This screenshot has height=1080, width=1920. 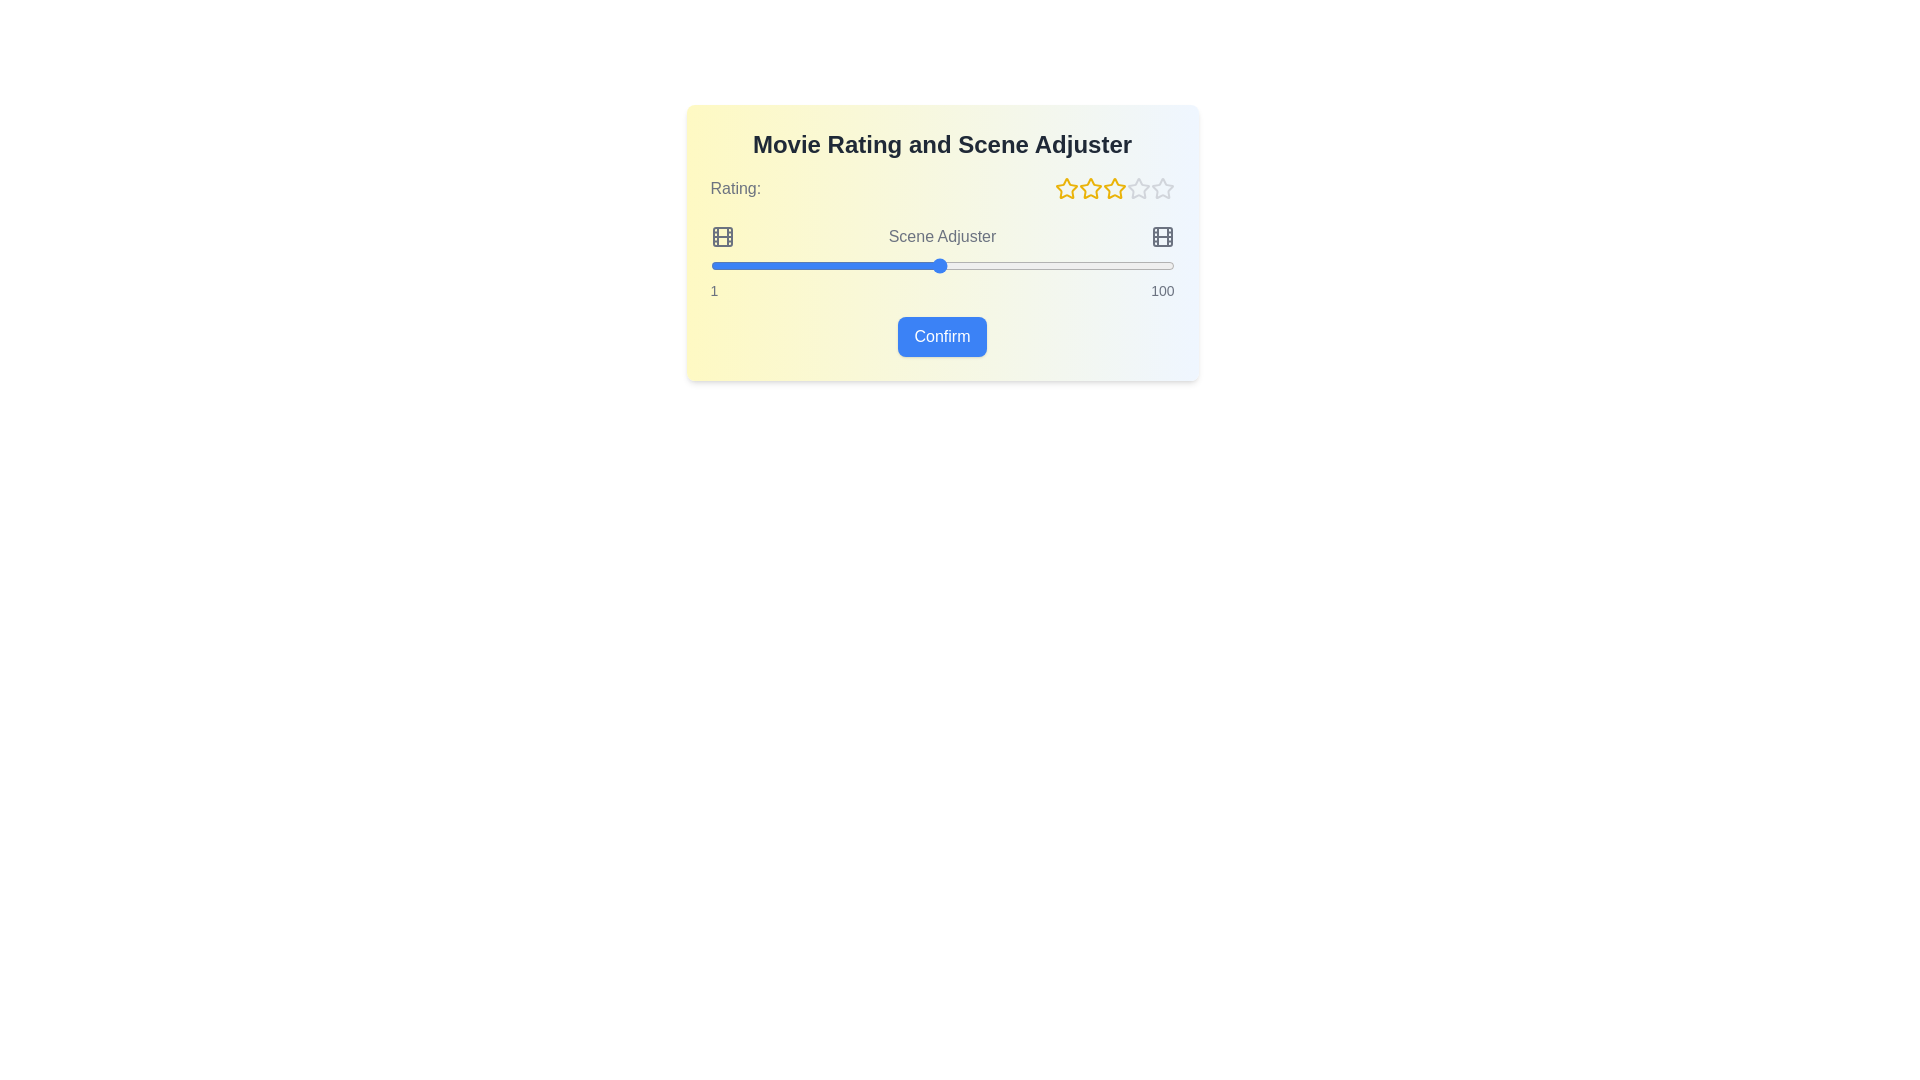 What do you see at coordinates (1051, 265) in the screenshot?
I see `the scene slider to 74` at bounding box center [1051, 265].